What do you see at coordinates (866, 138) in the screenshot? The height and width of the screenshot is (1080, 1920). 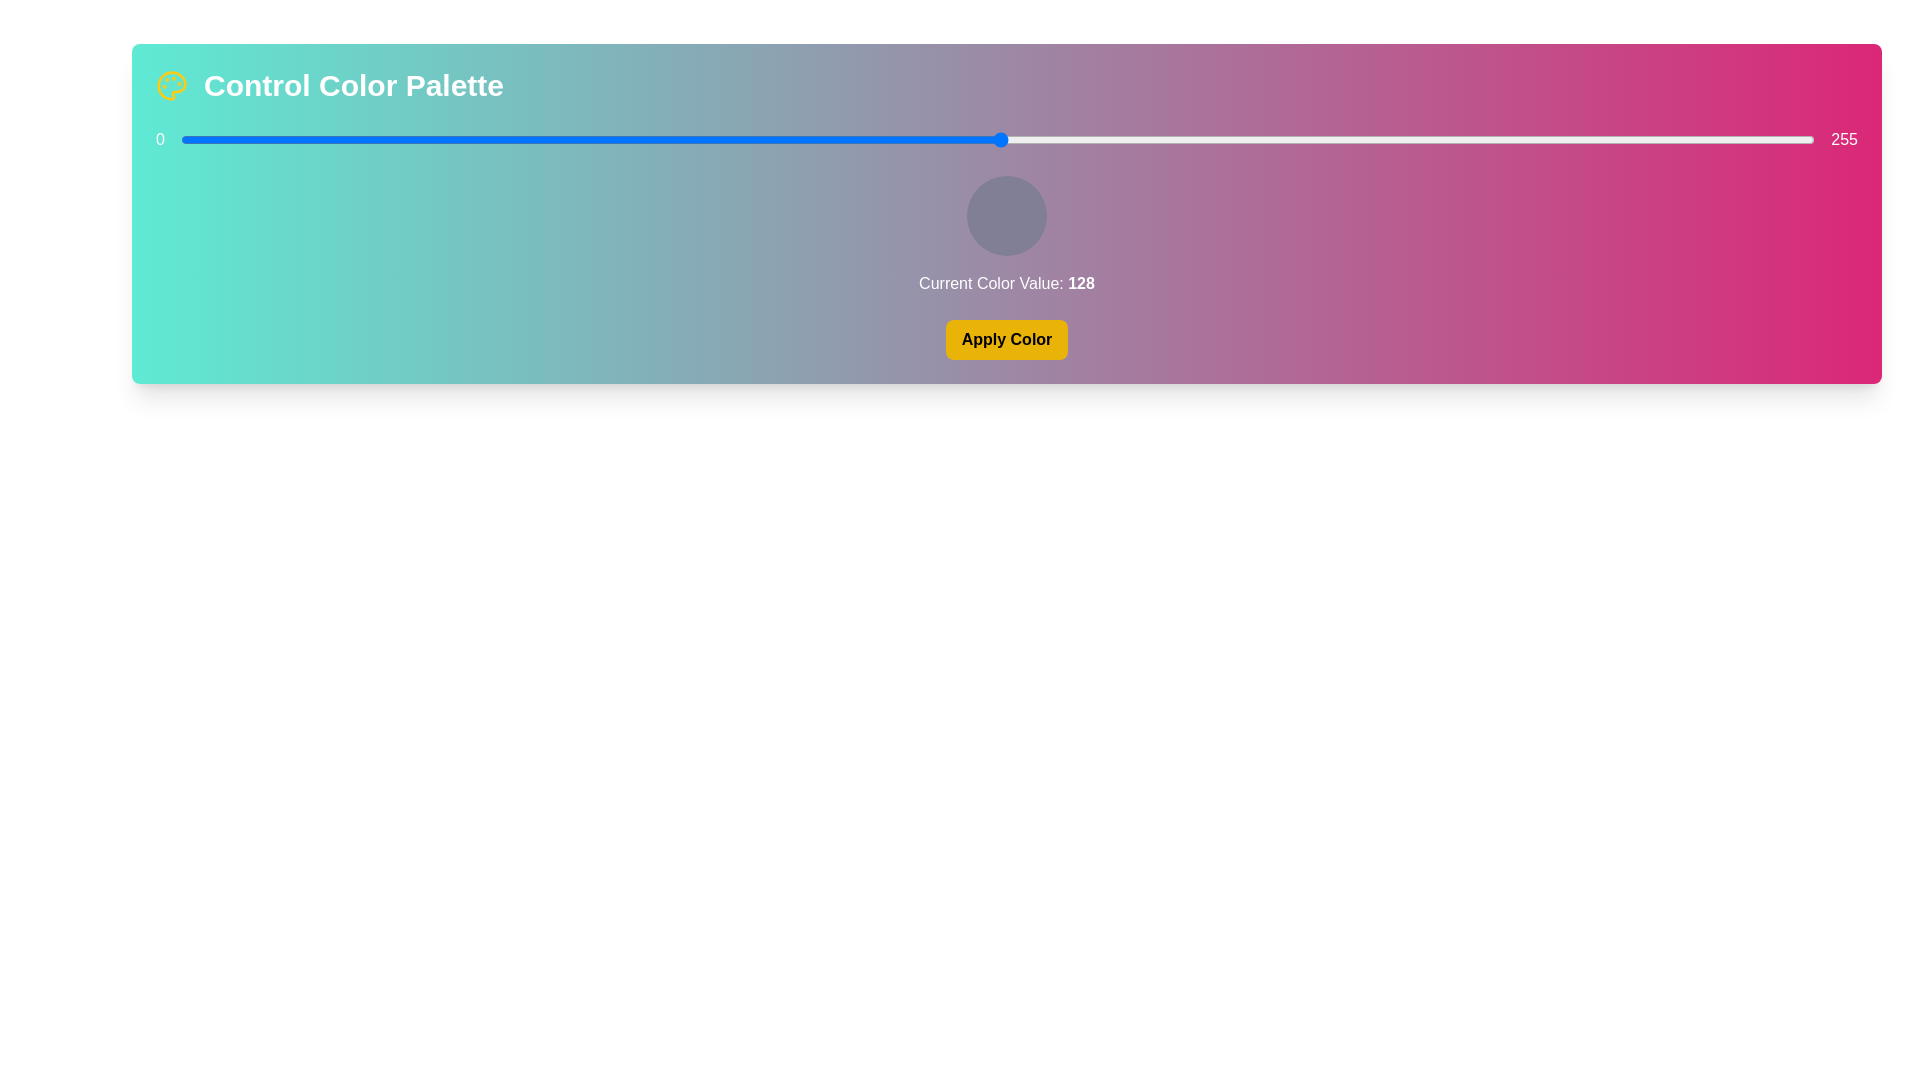 I see `the color slider to set the color value to 107` at bounding box center [866, 138].